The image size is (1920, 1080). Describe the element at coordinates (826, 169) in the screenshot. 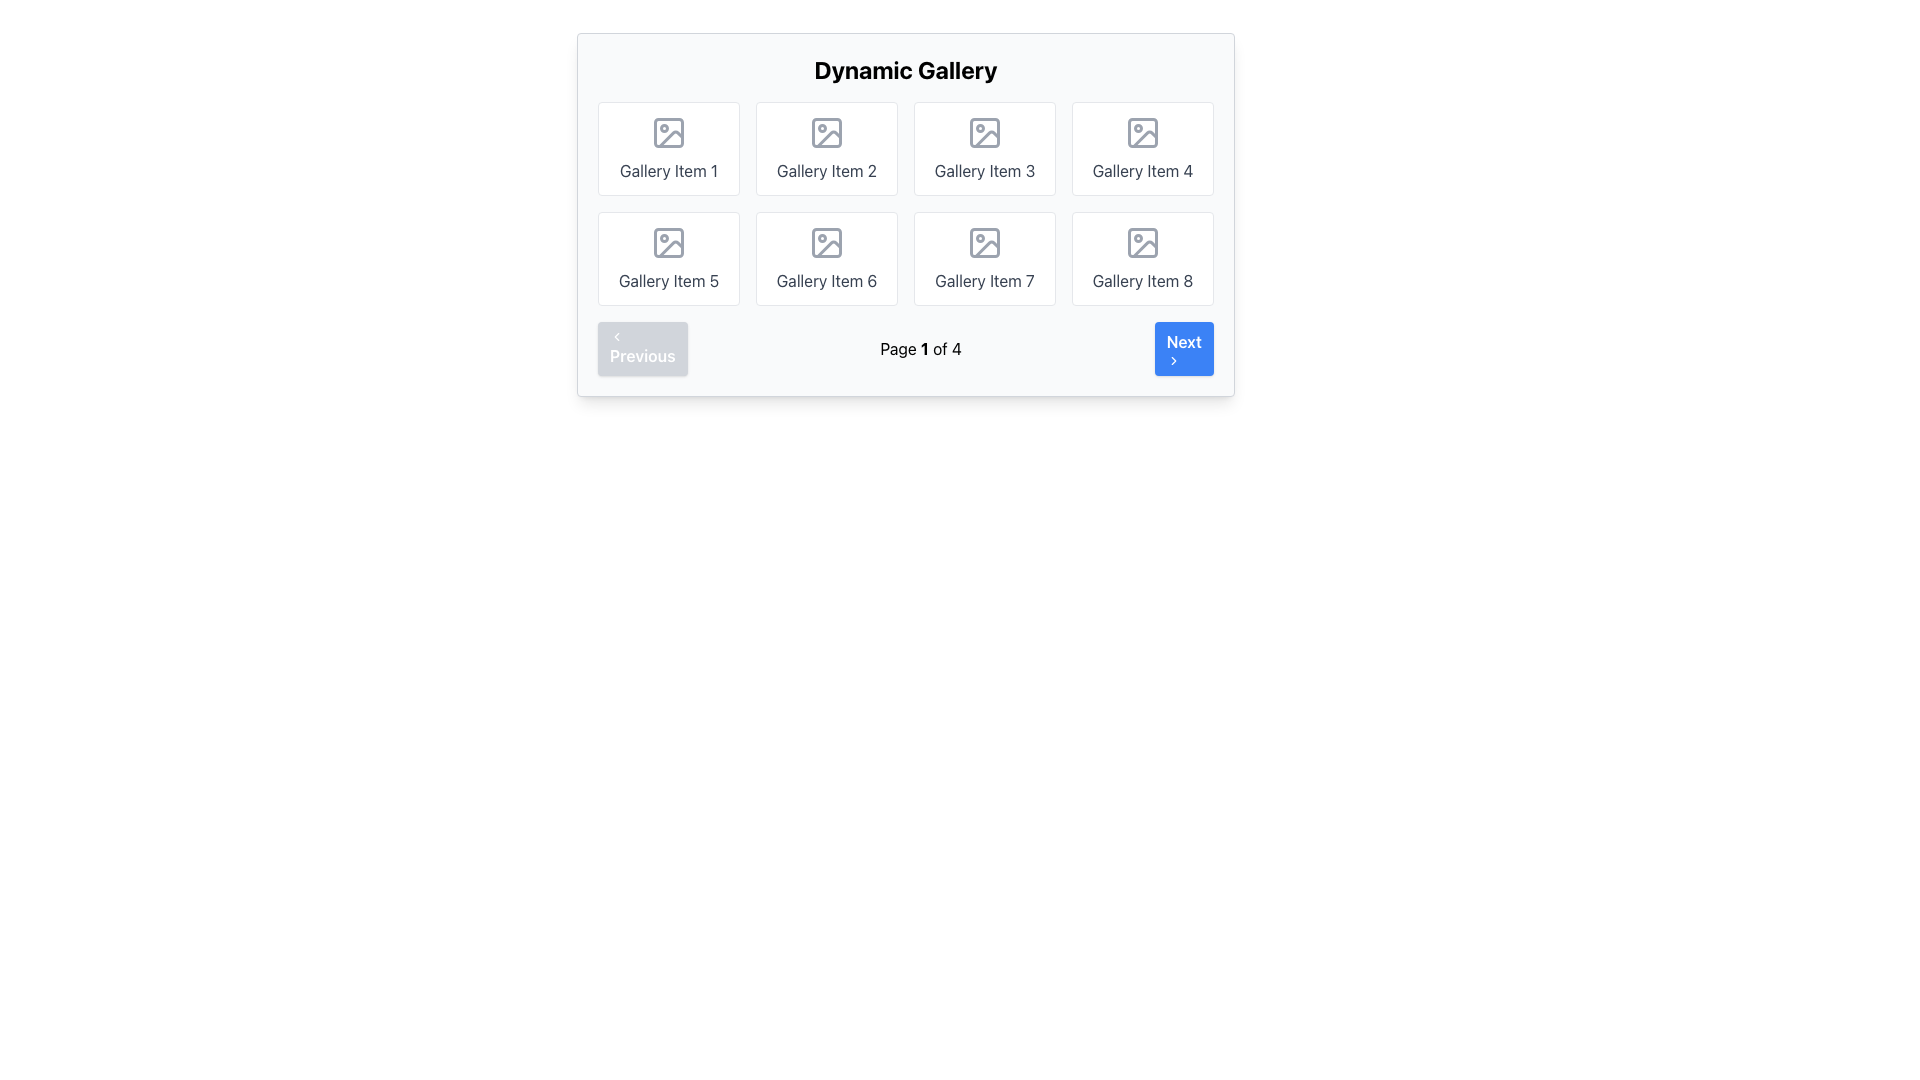

I see `label of the text element styled in gray that reads 'Gallery Item 2', located at the bottom of the second gallery item in the first row of the grid` at that location.